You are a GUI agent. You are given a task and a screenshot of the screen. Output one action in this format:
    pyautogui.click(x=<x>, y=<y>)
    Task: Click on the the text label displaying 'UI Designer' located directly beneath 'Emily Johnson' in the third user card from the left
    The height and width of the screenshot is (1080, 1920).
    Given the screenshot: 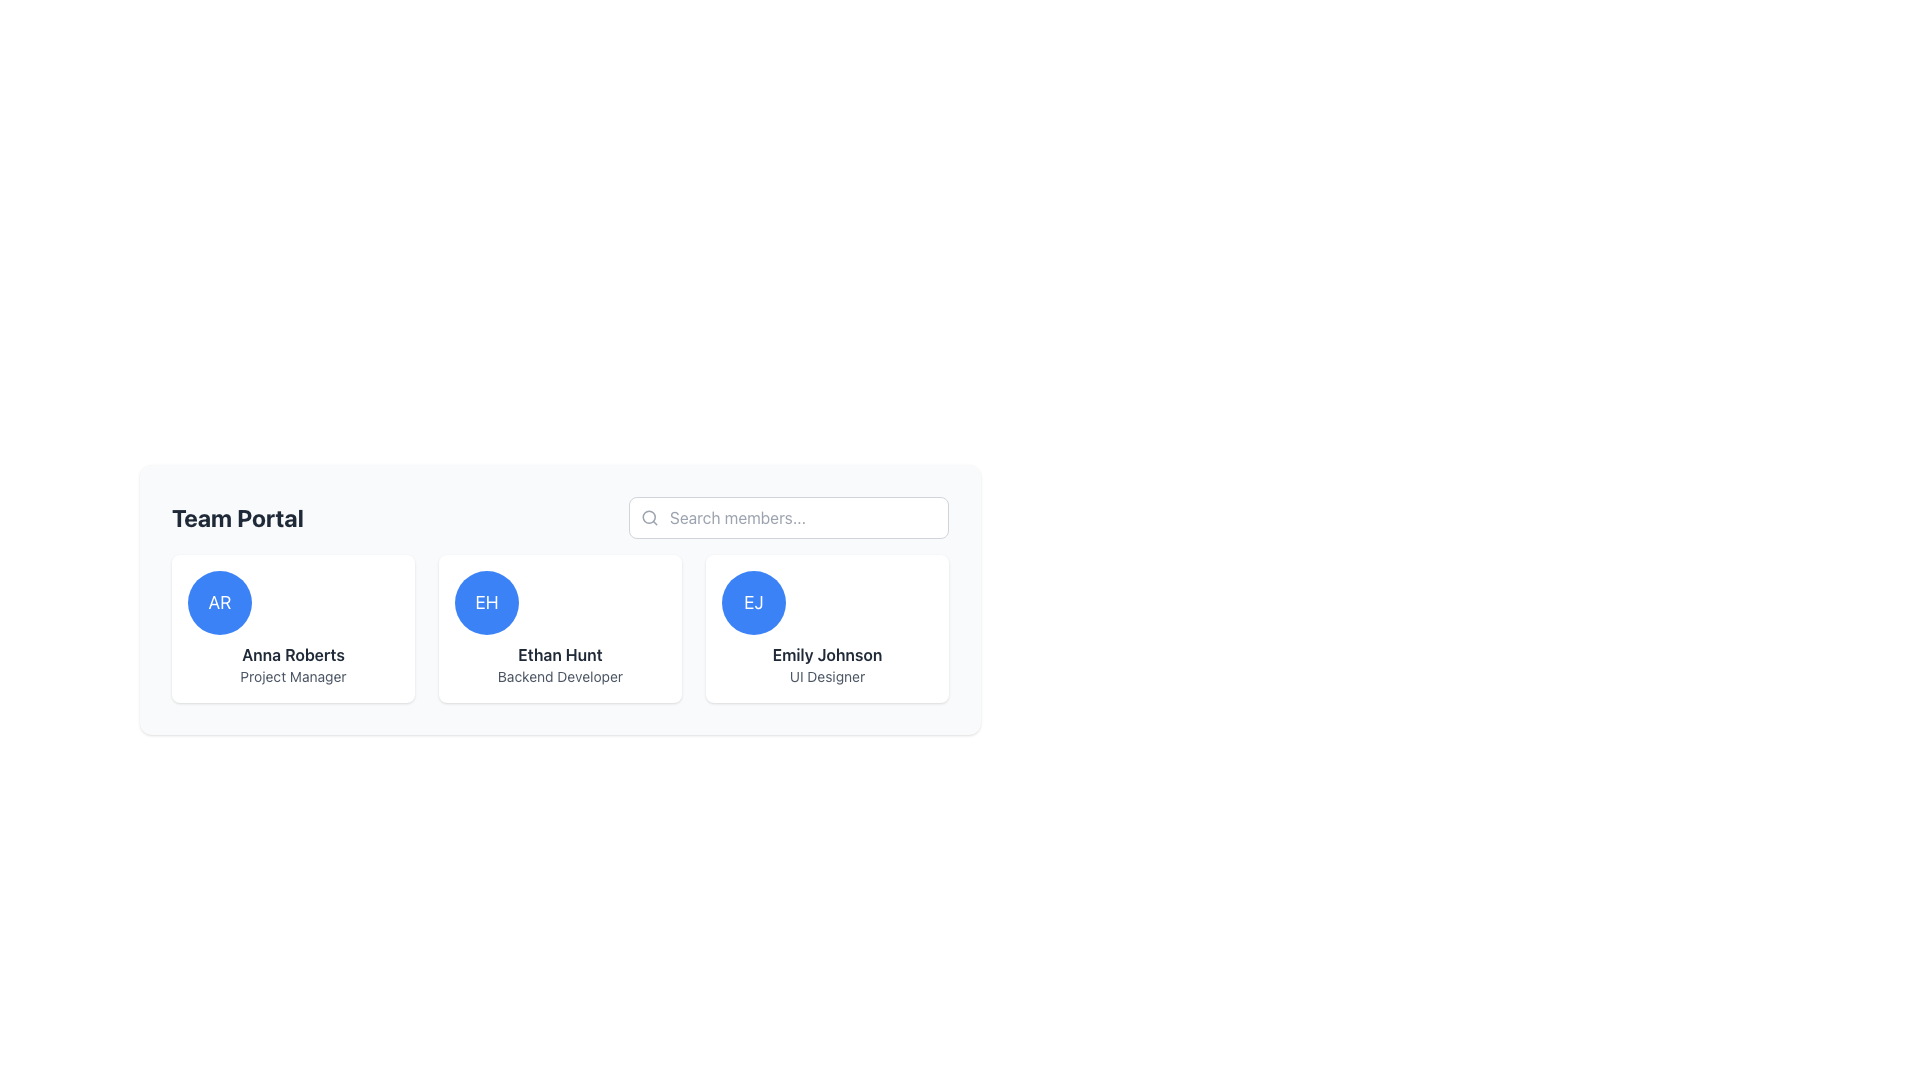 What is the action you would take?
    pyautogui.click(x=827, y=676)
    